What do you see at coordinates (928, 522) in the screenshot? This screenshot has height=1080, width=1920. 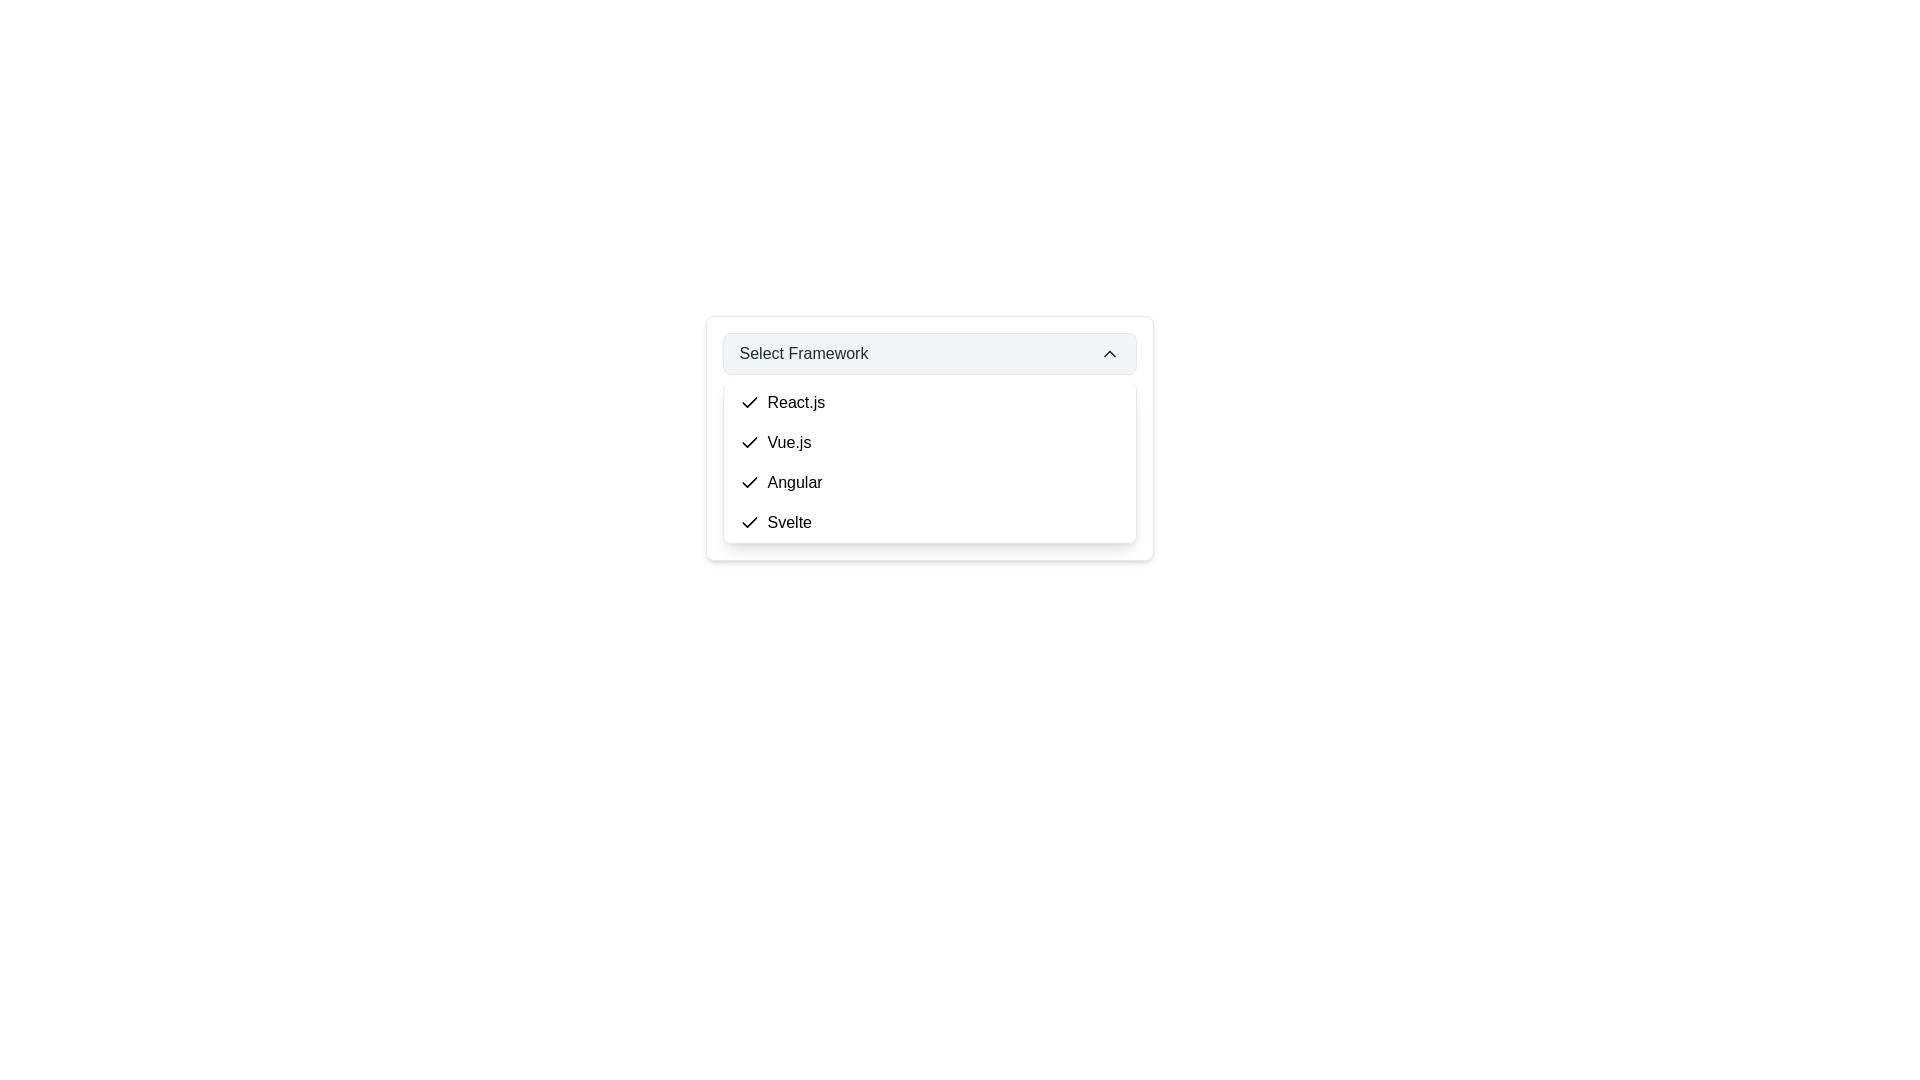 I see `the dropdown list item labeled 'Svelte' to bring this option into view if necessary` at bounding box center [928, 522].